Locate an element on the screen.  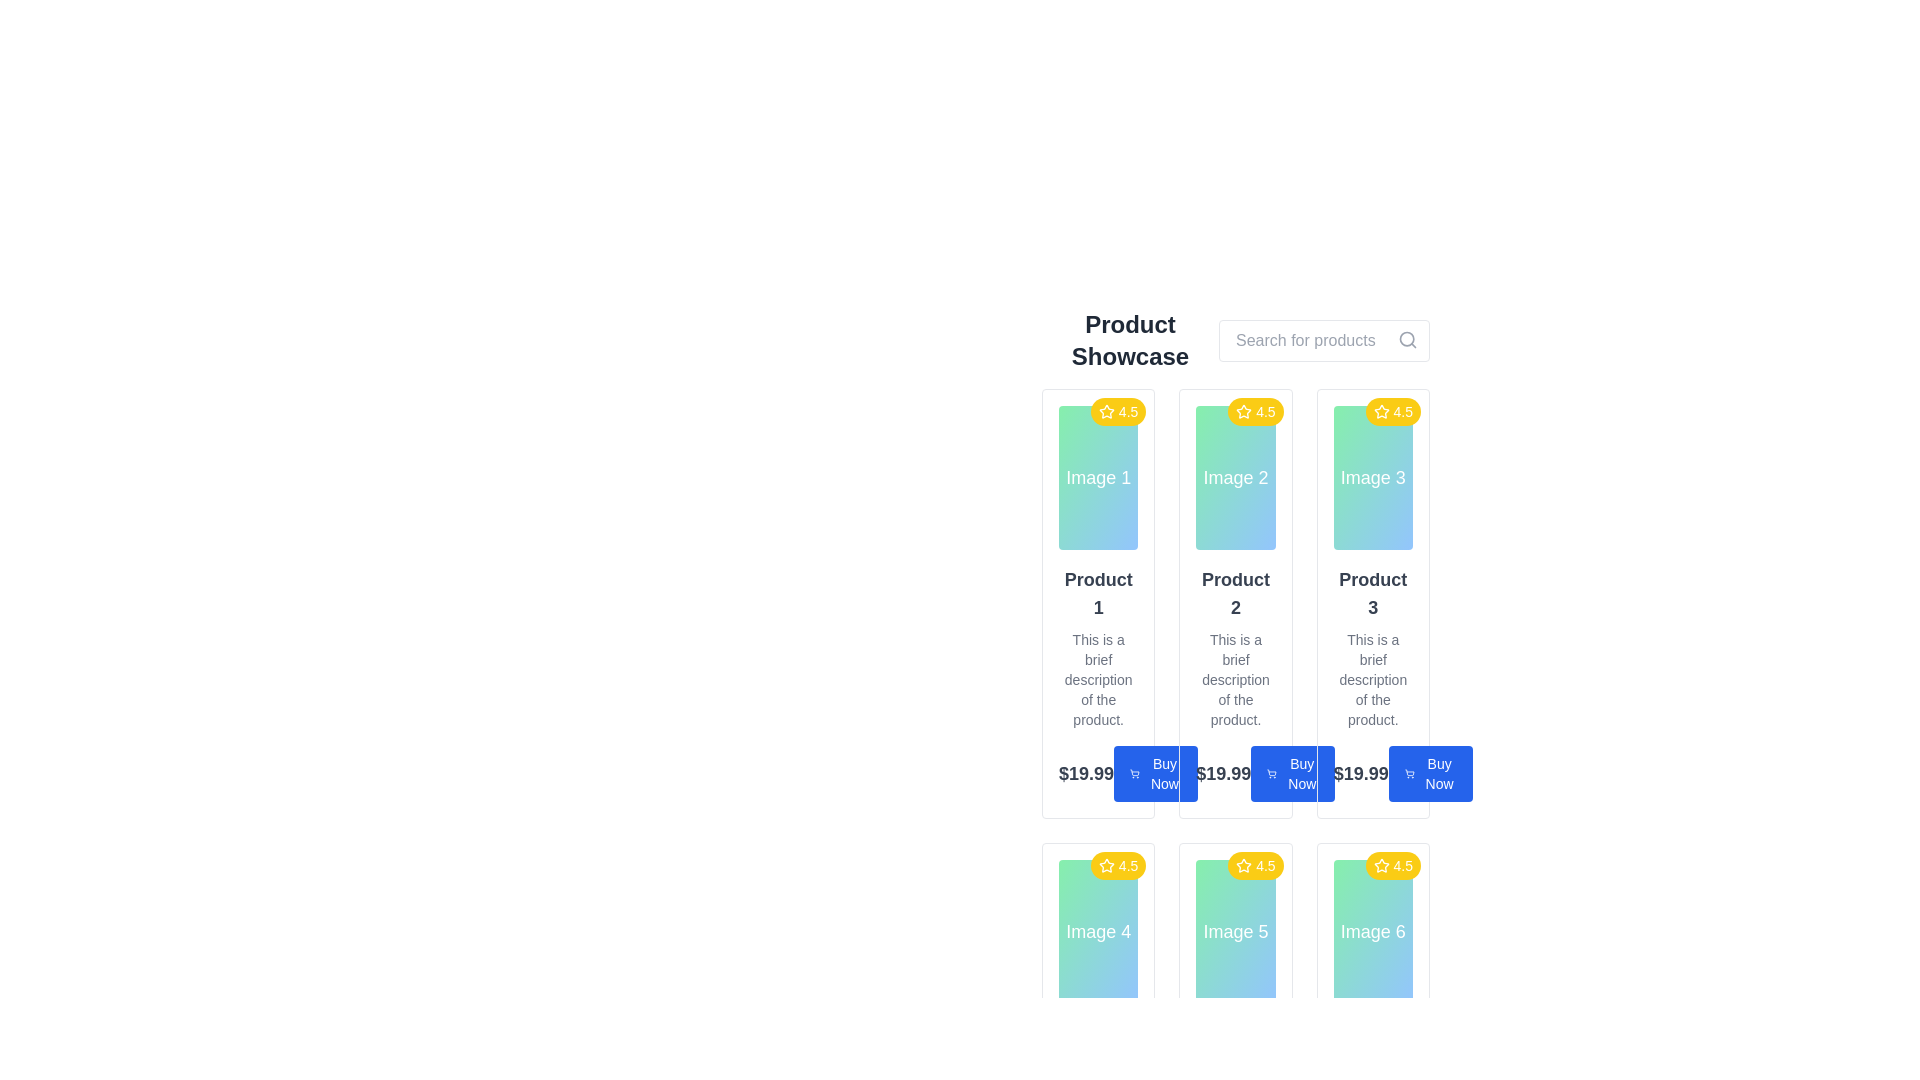
the purchase button located at the bottom-right corner of the third product card to initiate the purchase process is located at coordinates (1429, 773).